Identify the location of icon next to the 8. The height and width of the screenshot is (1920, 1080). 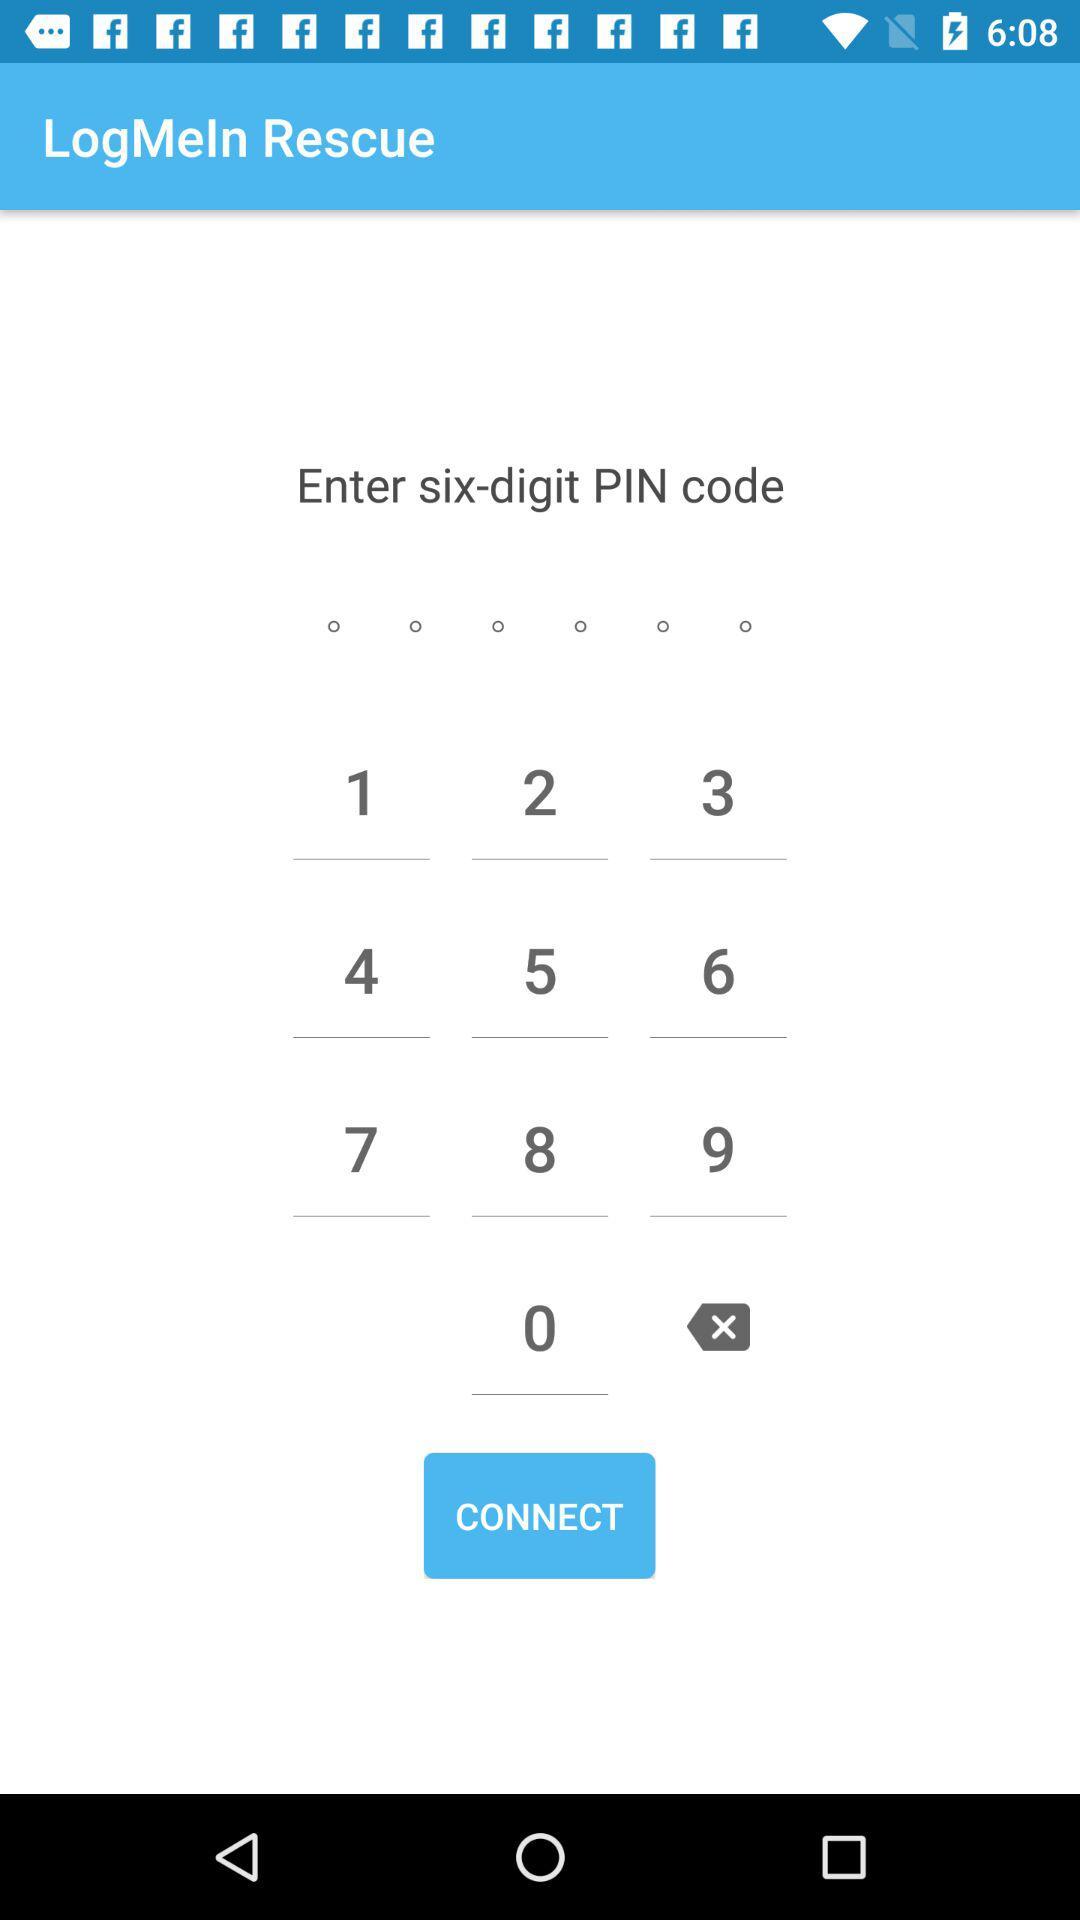
(717, 1148).